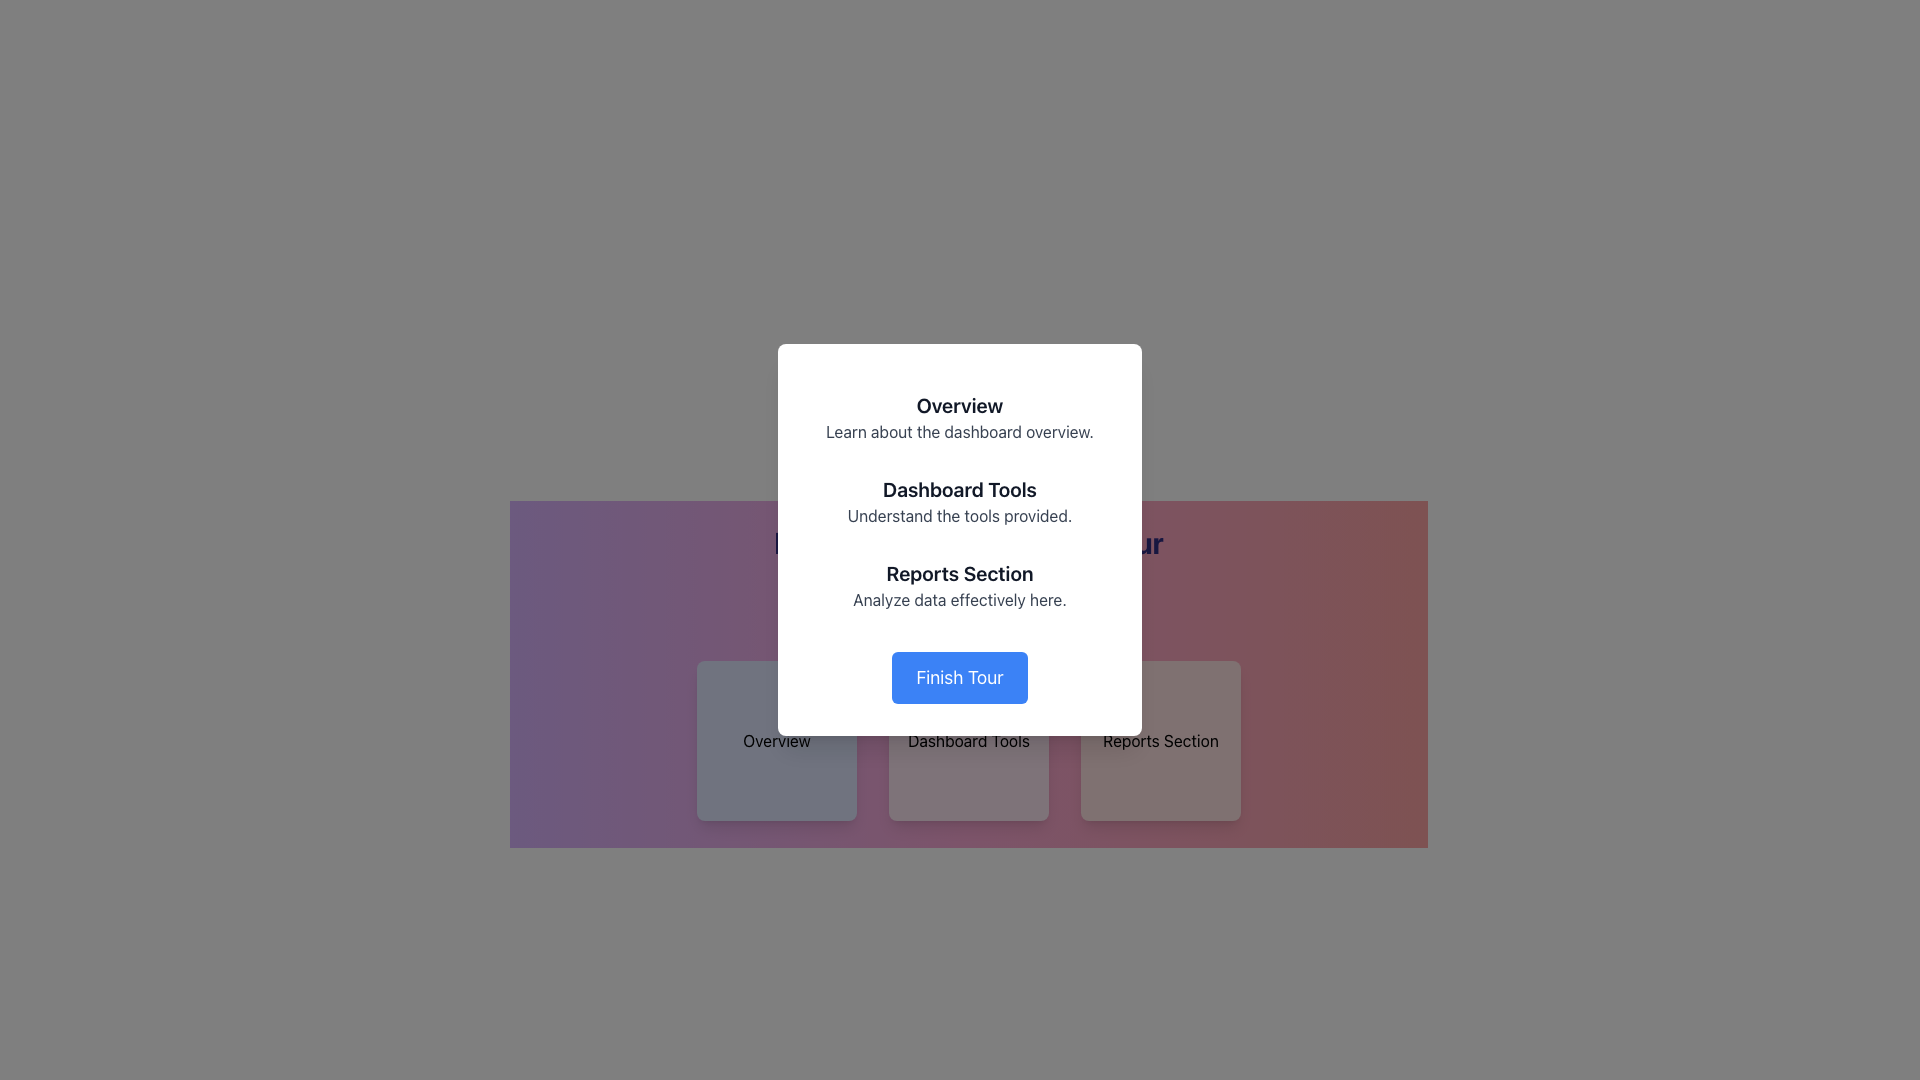 The height and width of the screenshot is (1080, 1920). I want to click on information displayed in the Text header with a subtitle located below the 'Overview' section and above the 'Reports Section' within the card layout, so click(960, 500).